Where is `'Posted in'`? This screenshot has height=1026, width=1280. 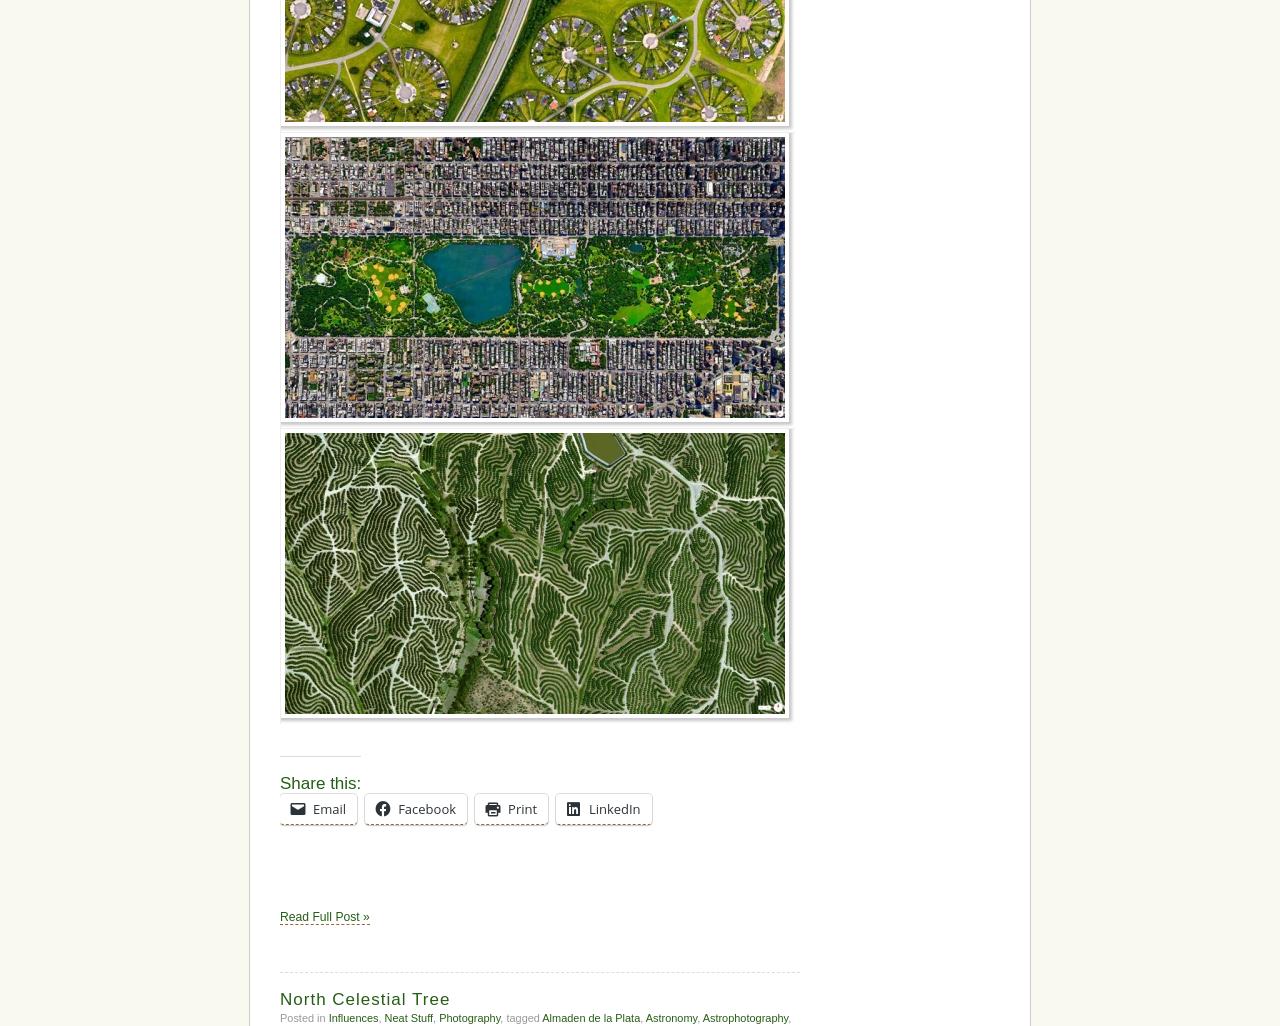
'Posted in' is located at coordinates (303, 1015).